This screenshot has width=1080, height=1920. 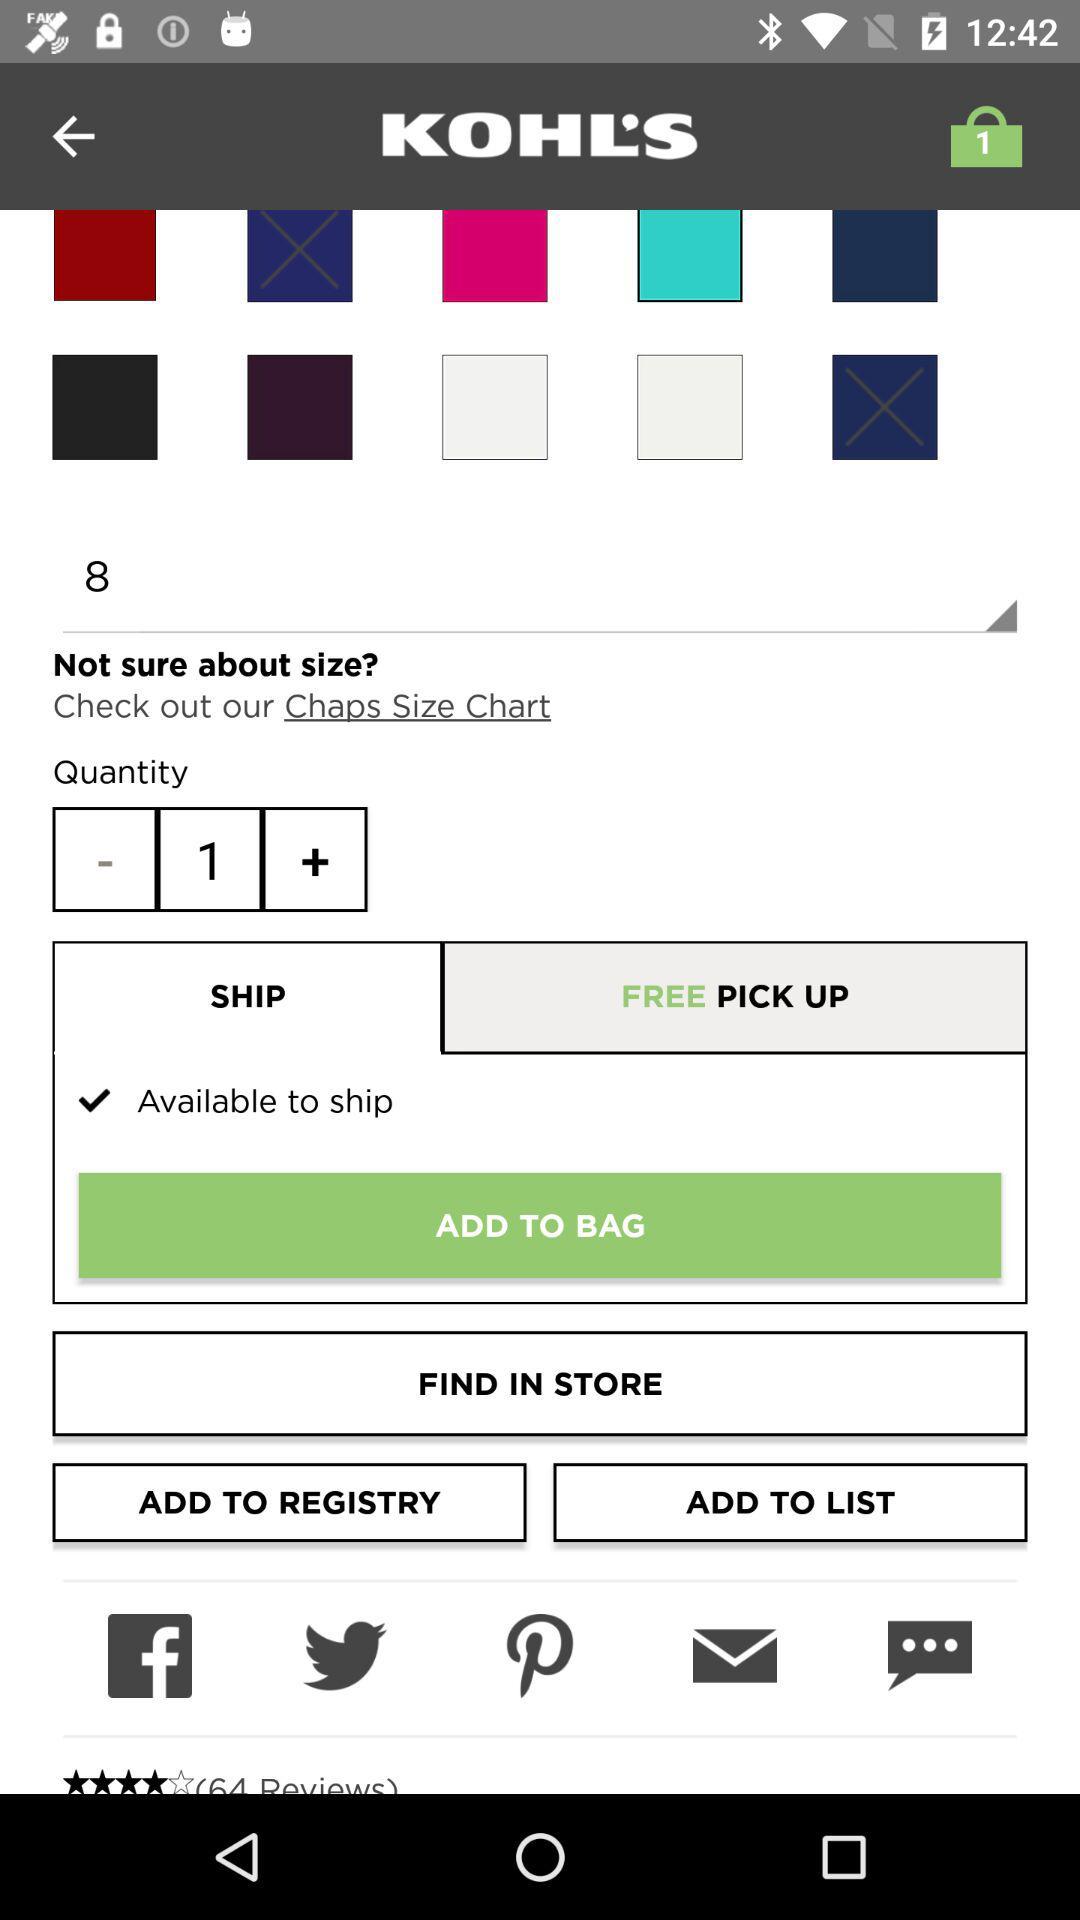 I want to click on the star icon, so click(x=104, y=255).